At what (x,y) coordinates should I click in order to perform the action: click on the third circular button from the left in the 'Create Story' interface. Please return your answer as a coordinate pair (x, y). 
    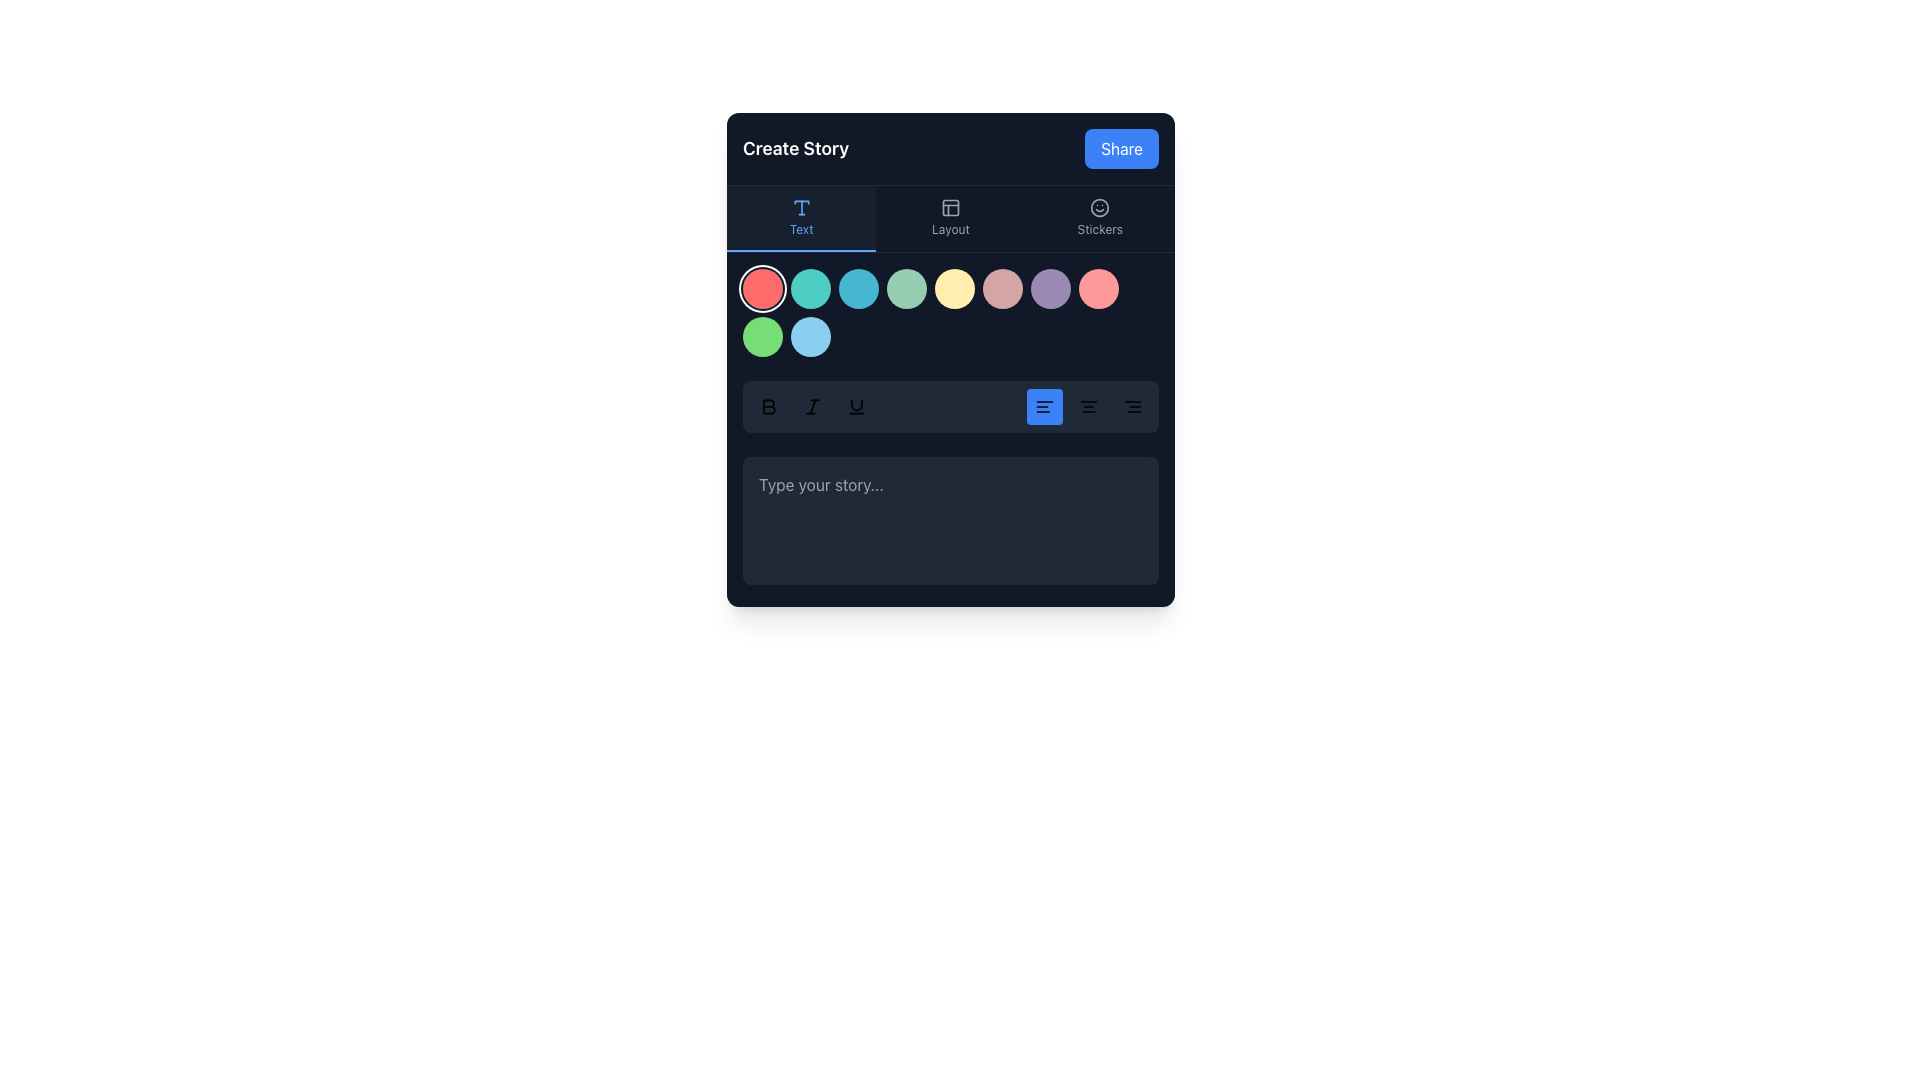
    Looking at the image, I should click on (859, 289).